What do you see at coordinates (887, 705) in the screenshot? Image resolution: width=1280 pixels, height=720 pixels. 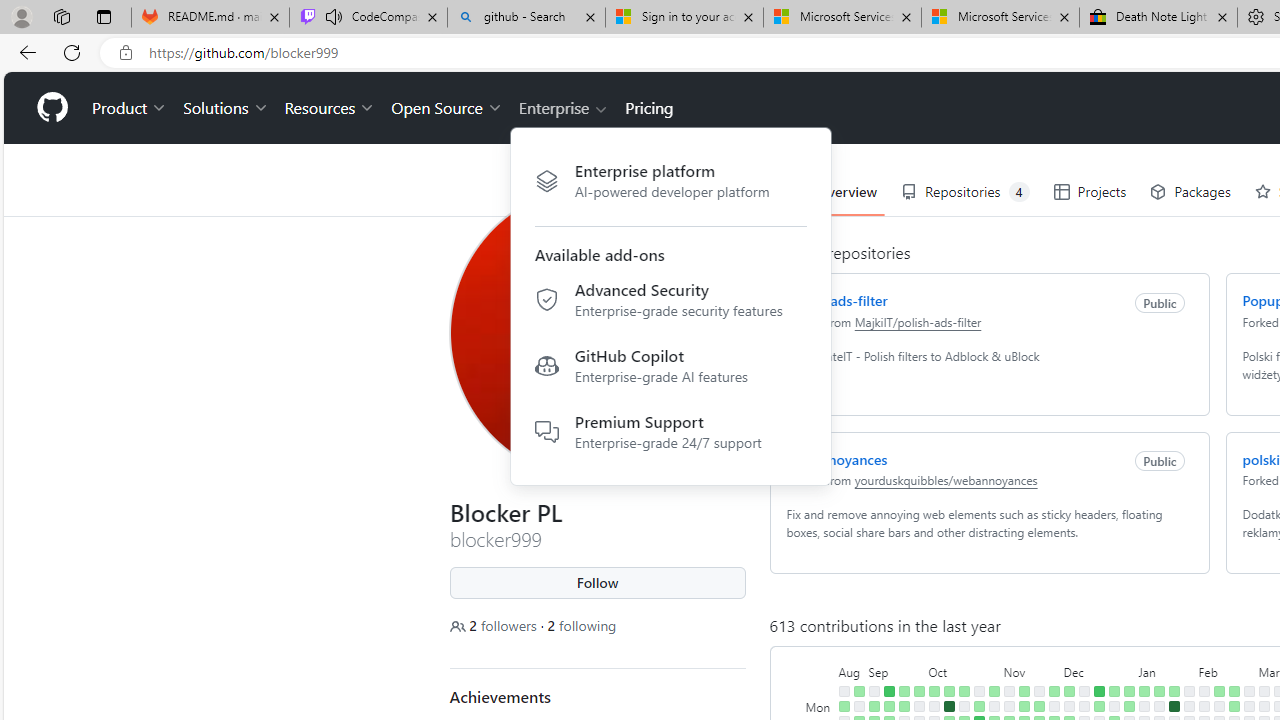 I see `'1 contribution on September 11th.'` at bounding box center [887, 705].